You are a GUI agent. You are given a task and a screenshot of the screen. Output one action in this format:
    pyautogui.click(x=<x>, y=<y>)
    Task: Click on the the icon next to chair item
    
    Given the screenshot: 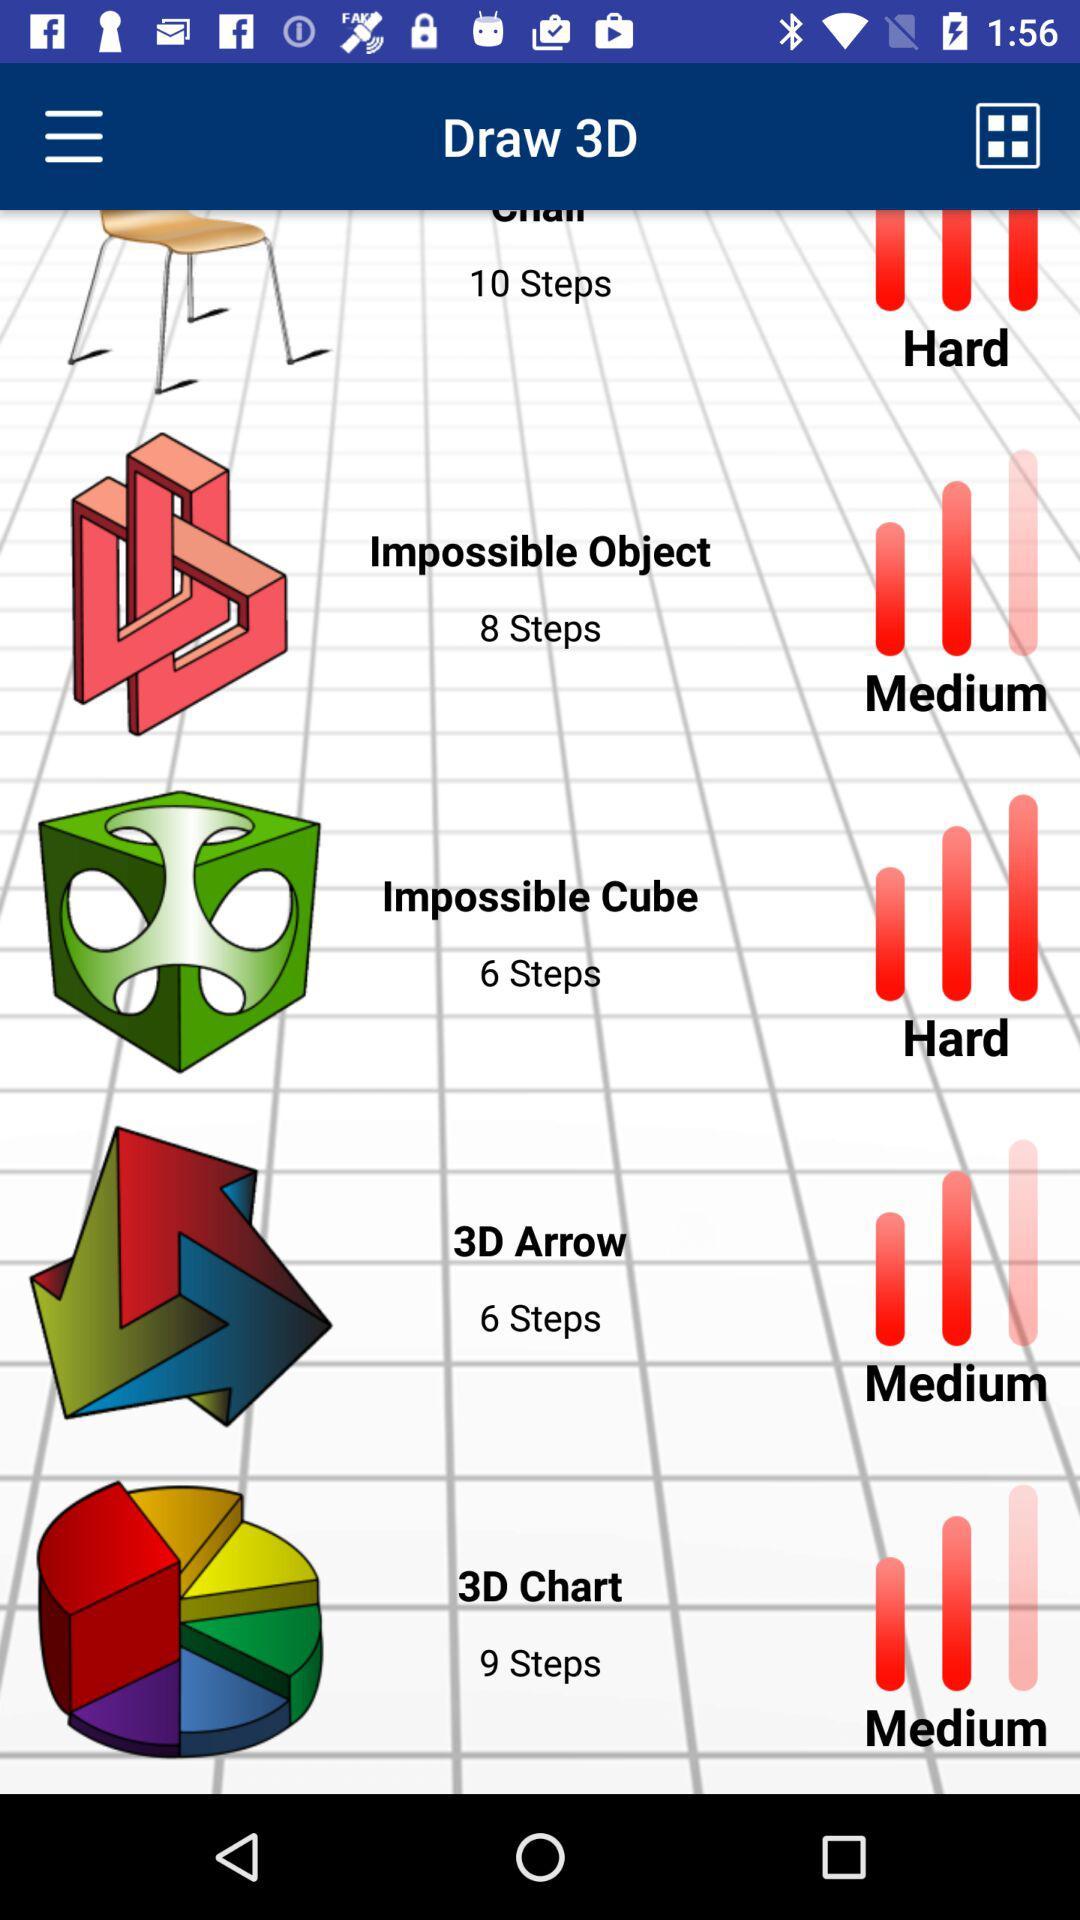 What is the action you would take?
    pyautogui.click(x=72, y=135)
    